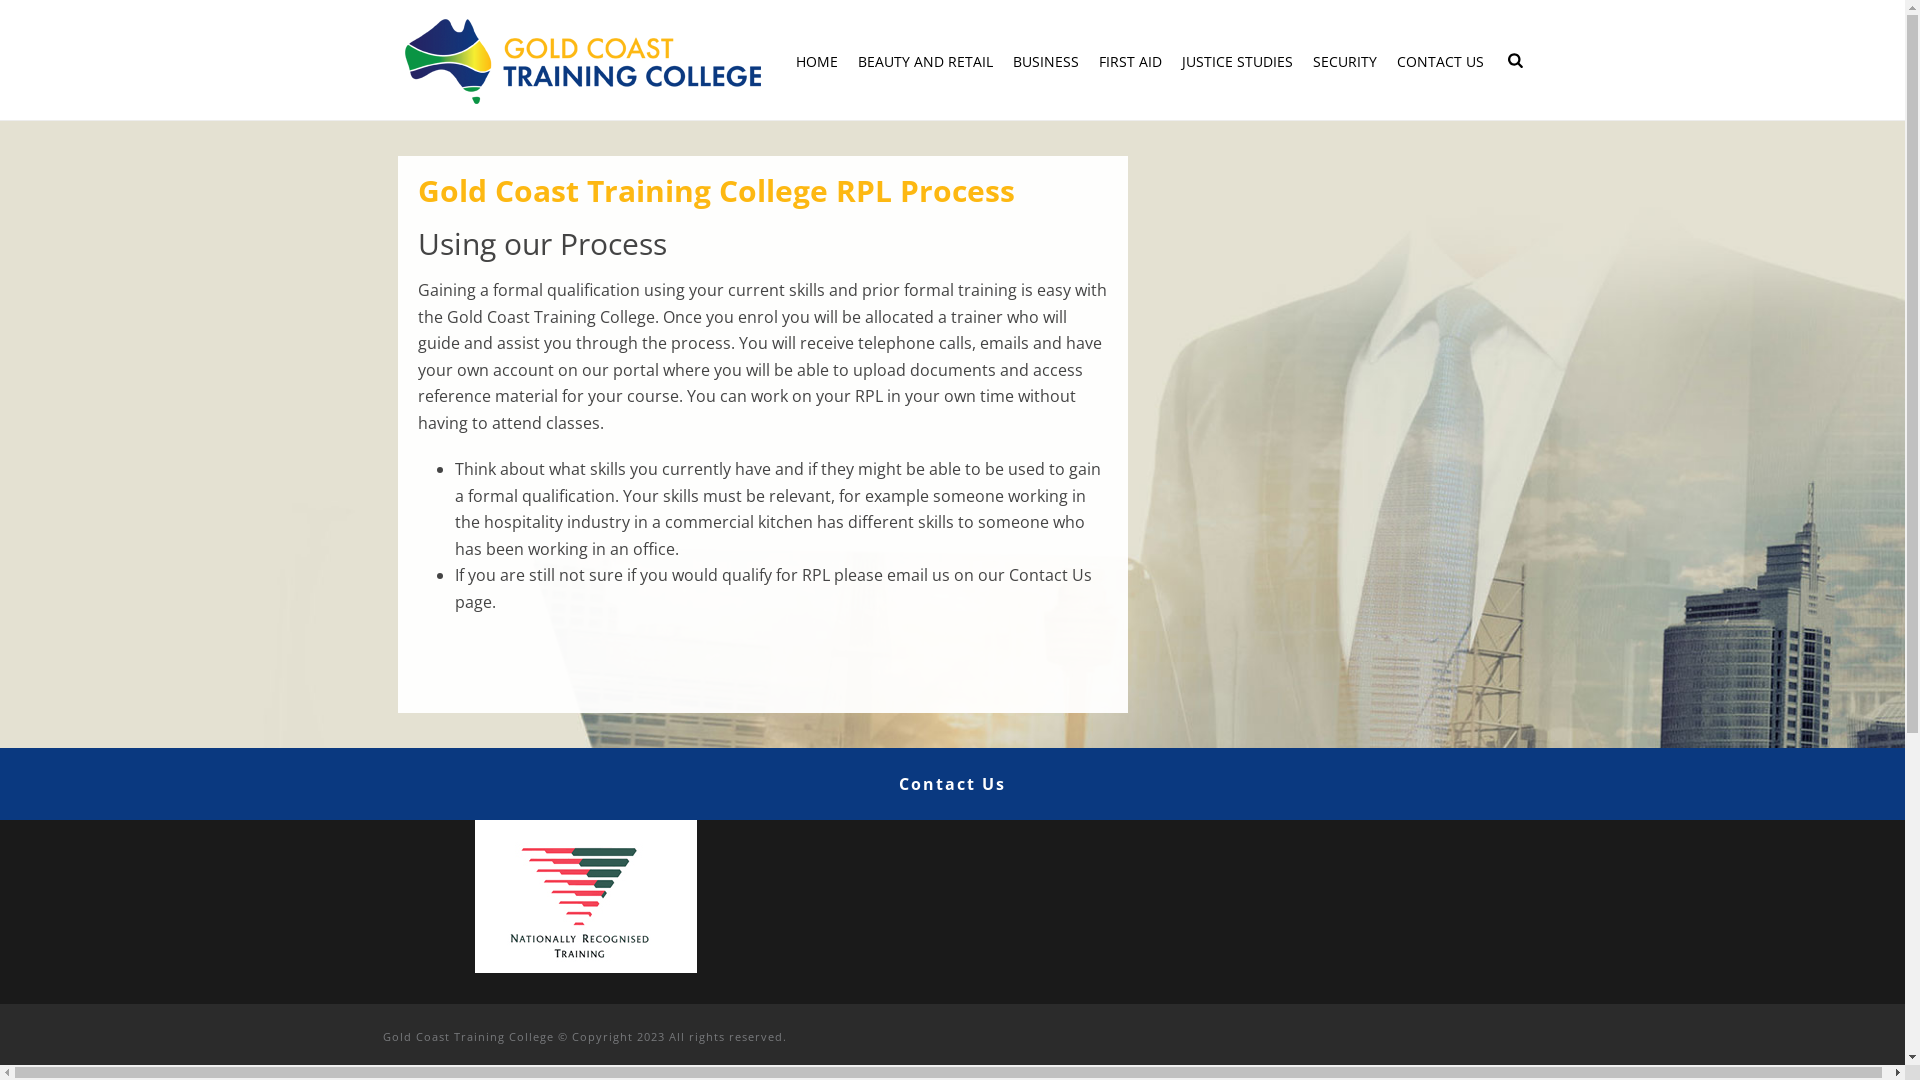  I want to click on 'HOME', so click(816, 60).